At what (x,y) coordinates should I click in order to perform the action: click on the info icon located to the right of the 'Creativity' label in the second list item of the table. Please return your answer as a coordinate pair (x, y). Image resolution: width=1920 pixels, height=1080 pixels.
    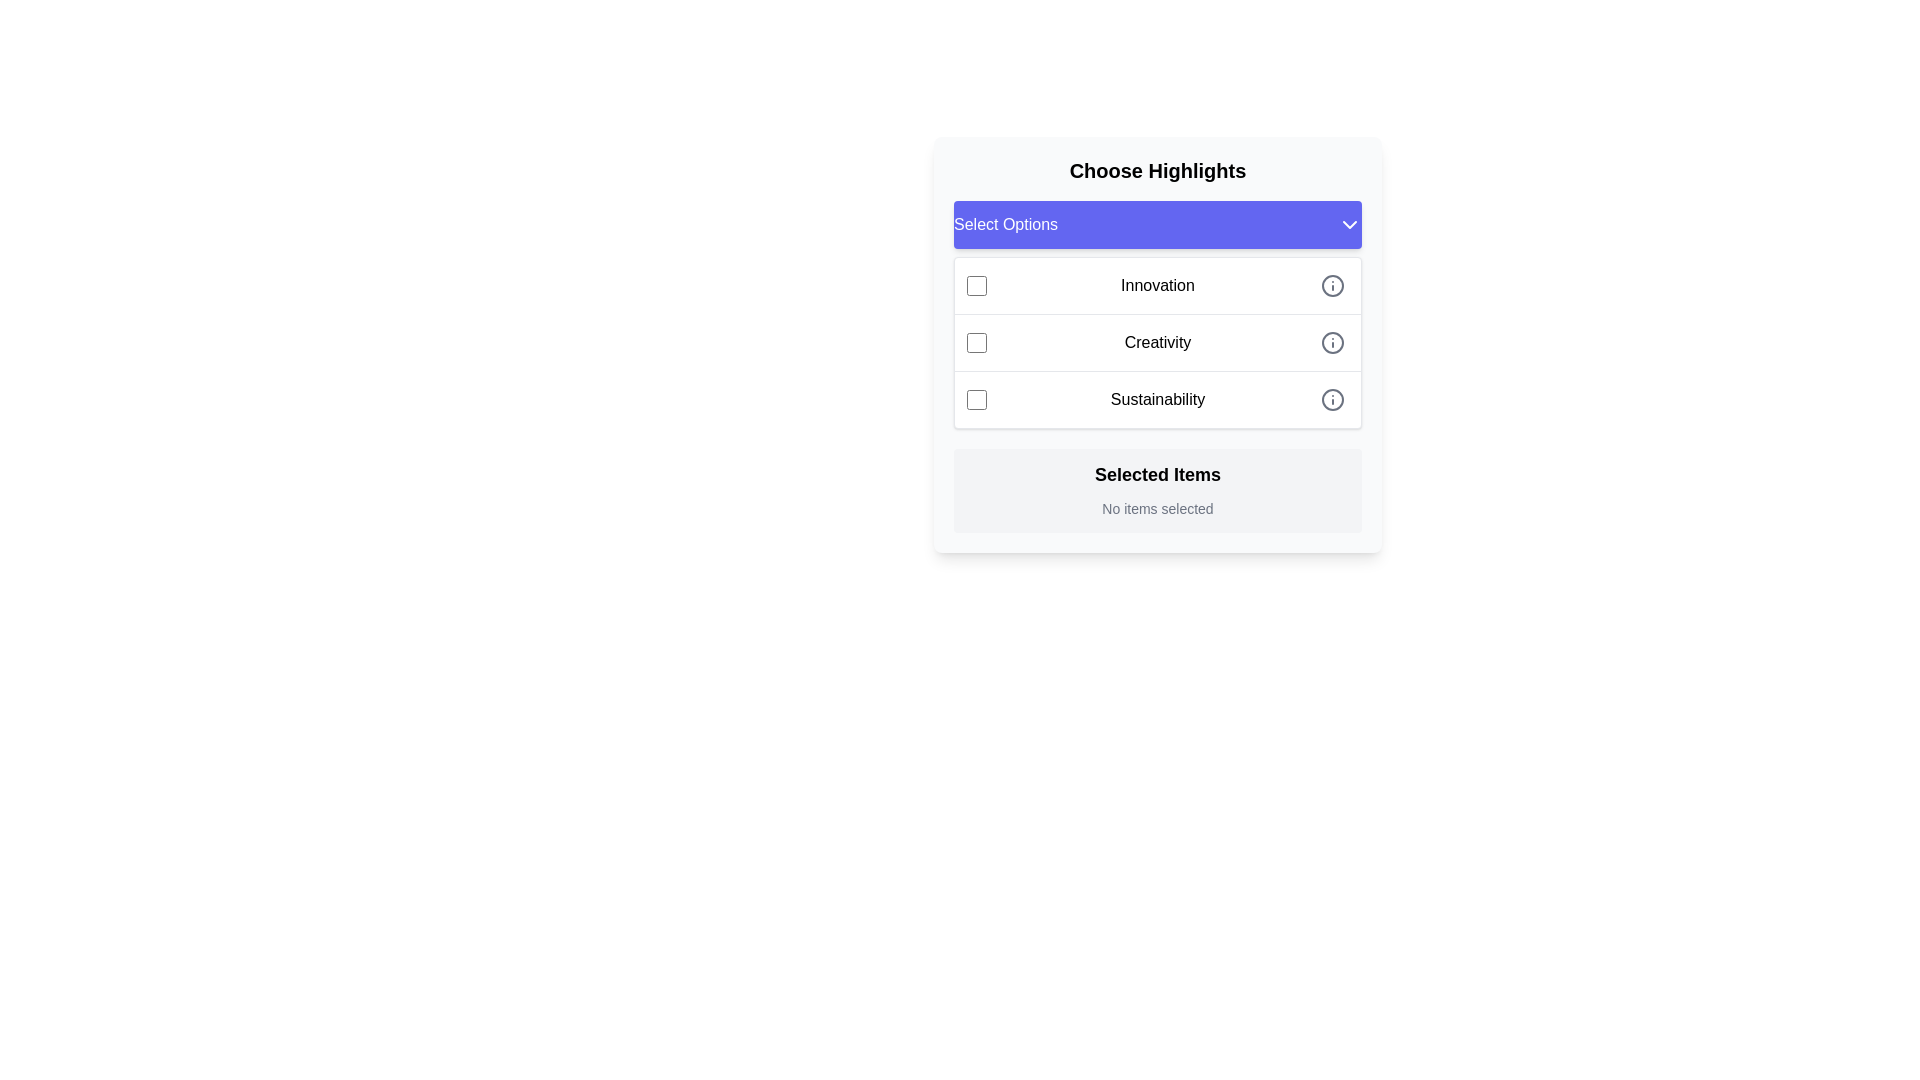
    Looking at the image, I should click on (1333, 342).